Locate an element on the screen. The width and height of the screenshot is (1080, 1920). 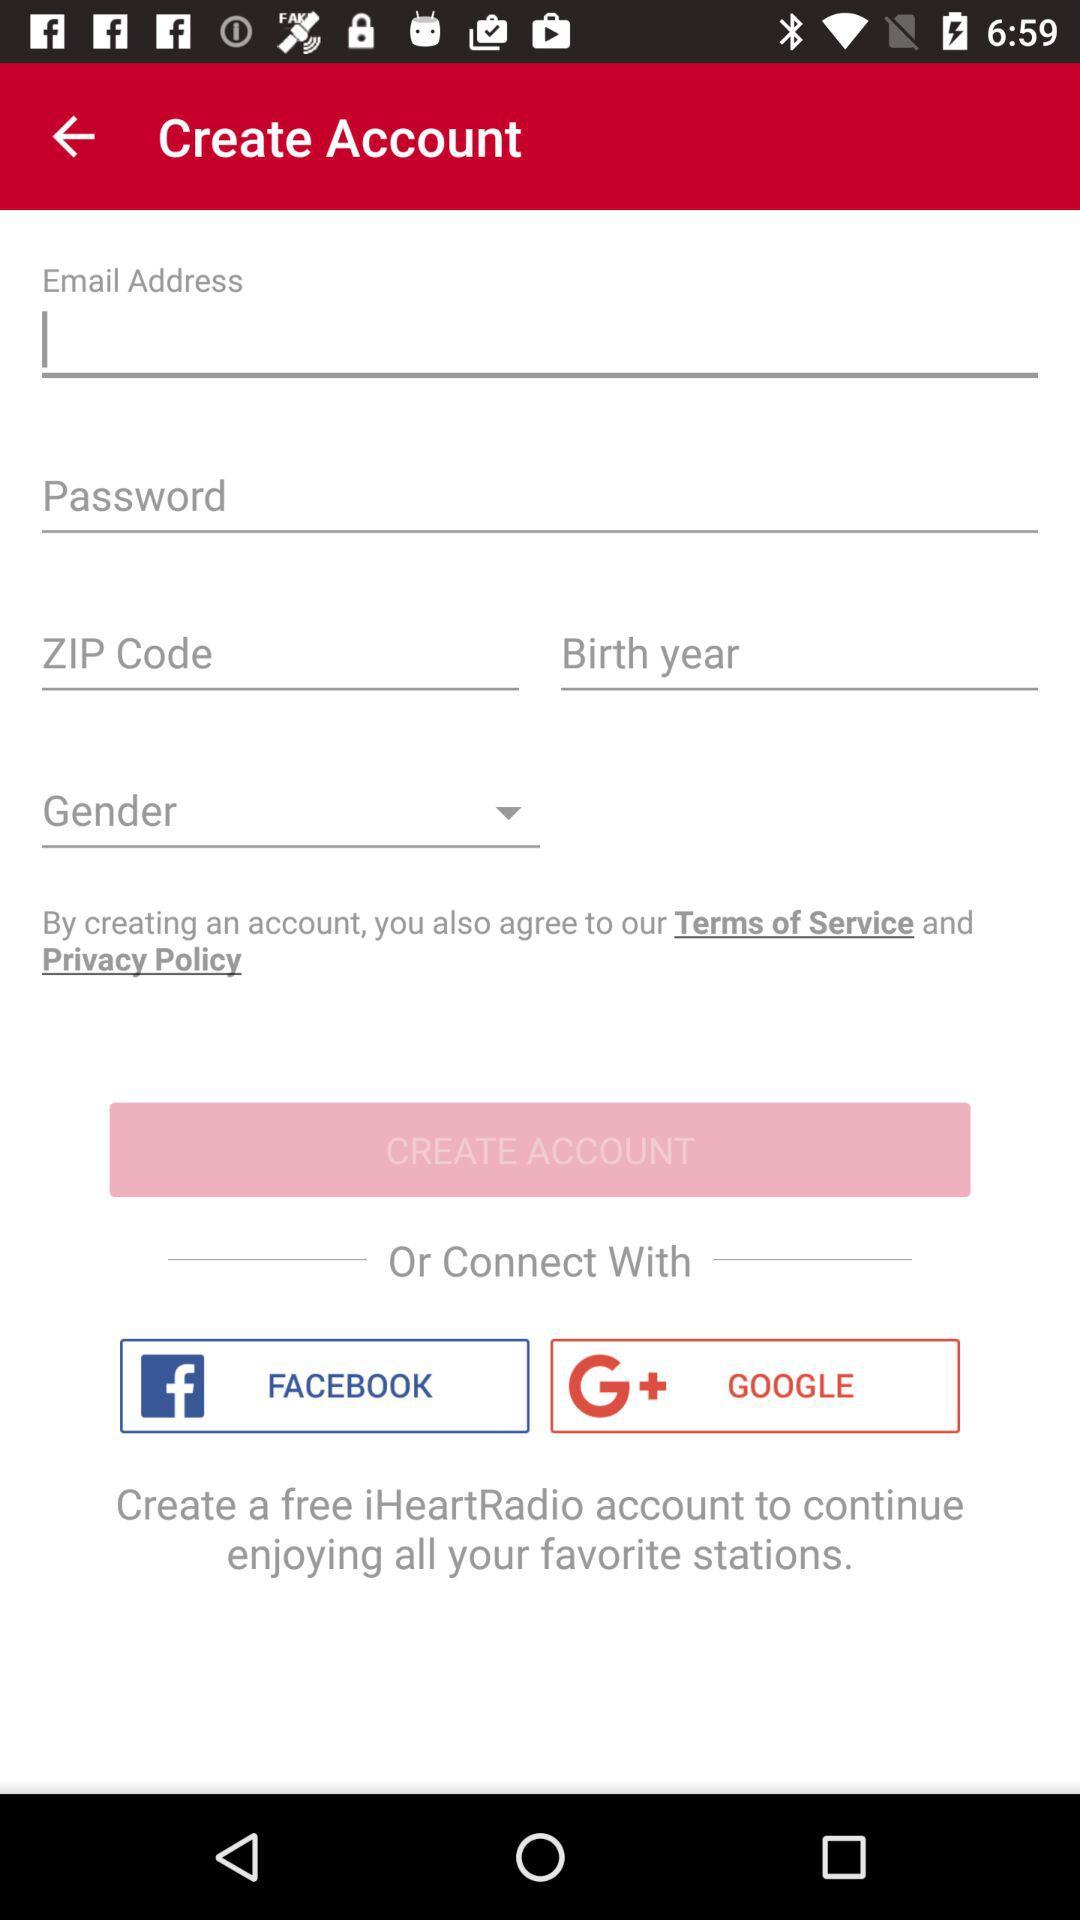
zip code is located at coordinates (280, 659).